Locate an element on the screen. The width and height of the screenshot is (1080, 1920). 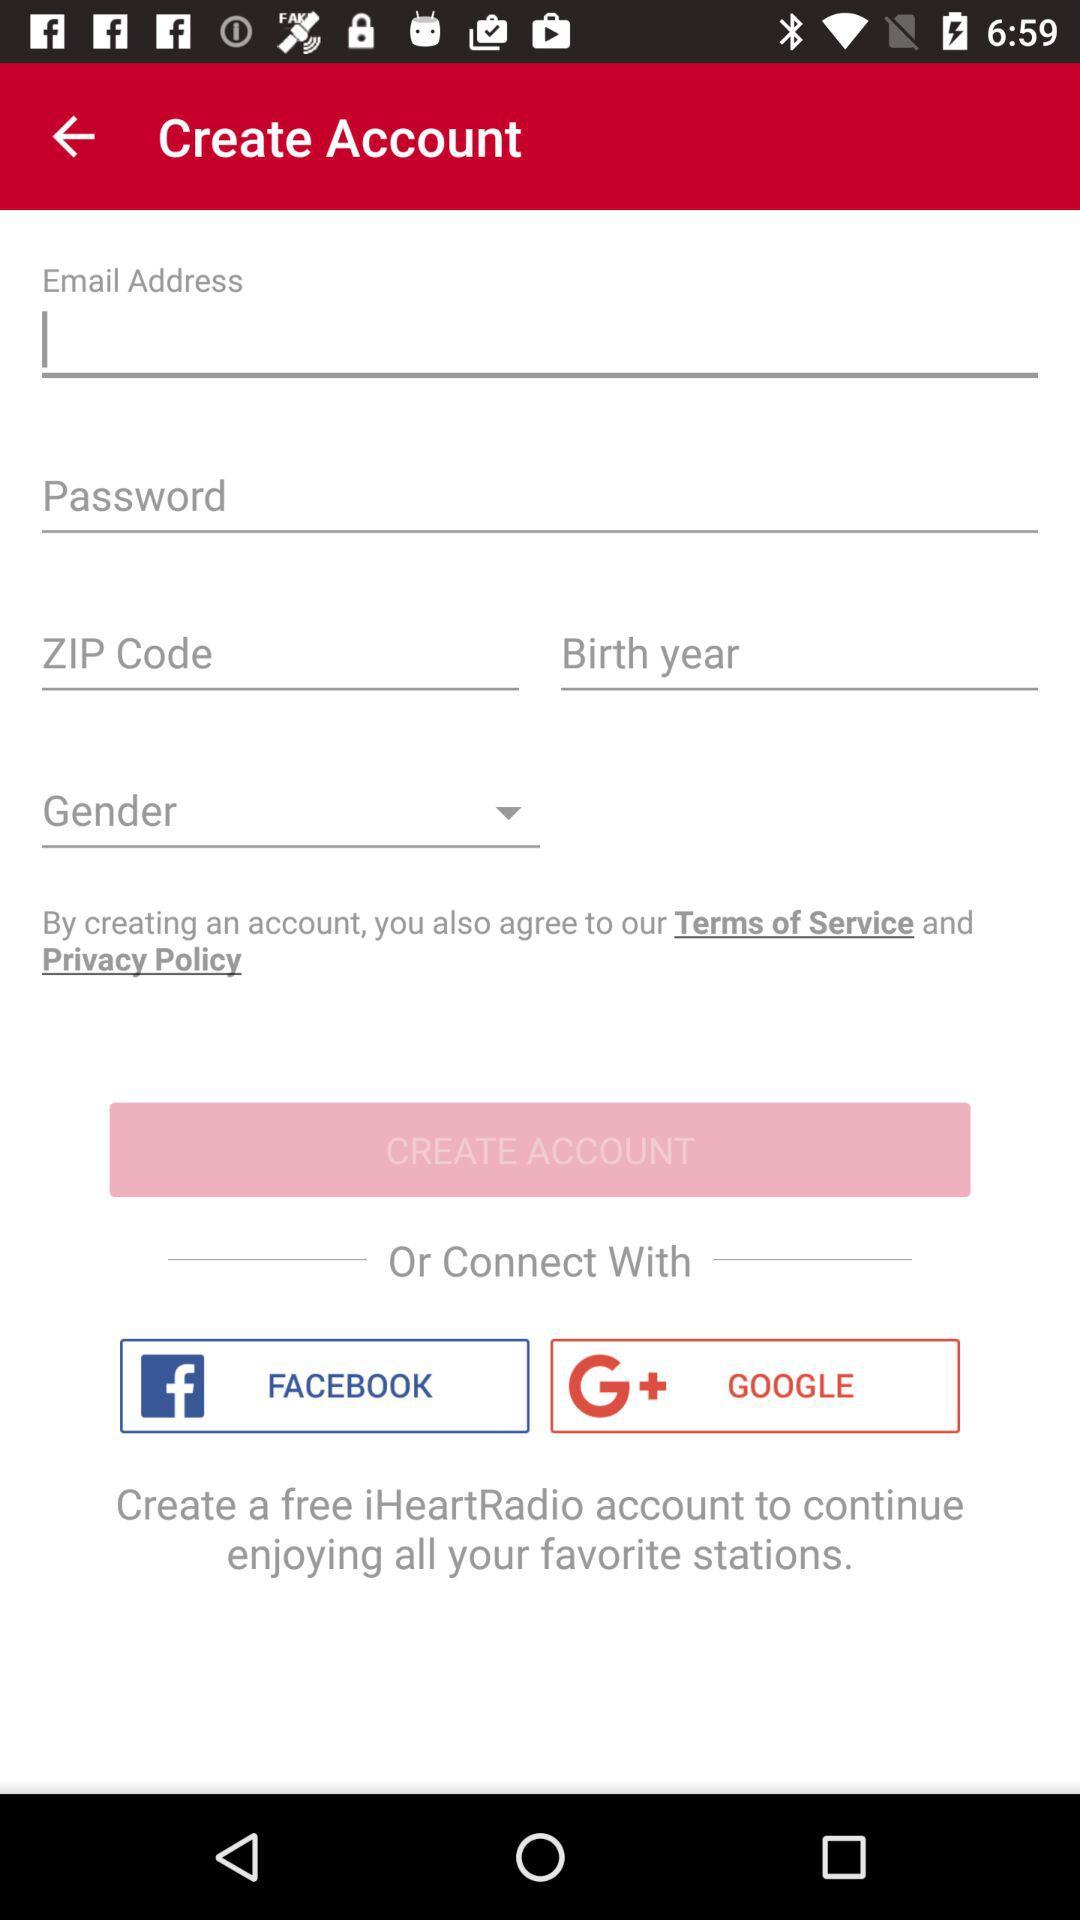
zip code is located at coordinates (280, 659).